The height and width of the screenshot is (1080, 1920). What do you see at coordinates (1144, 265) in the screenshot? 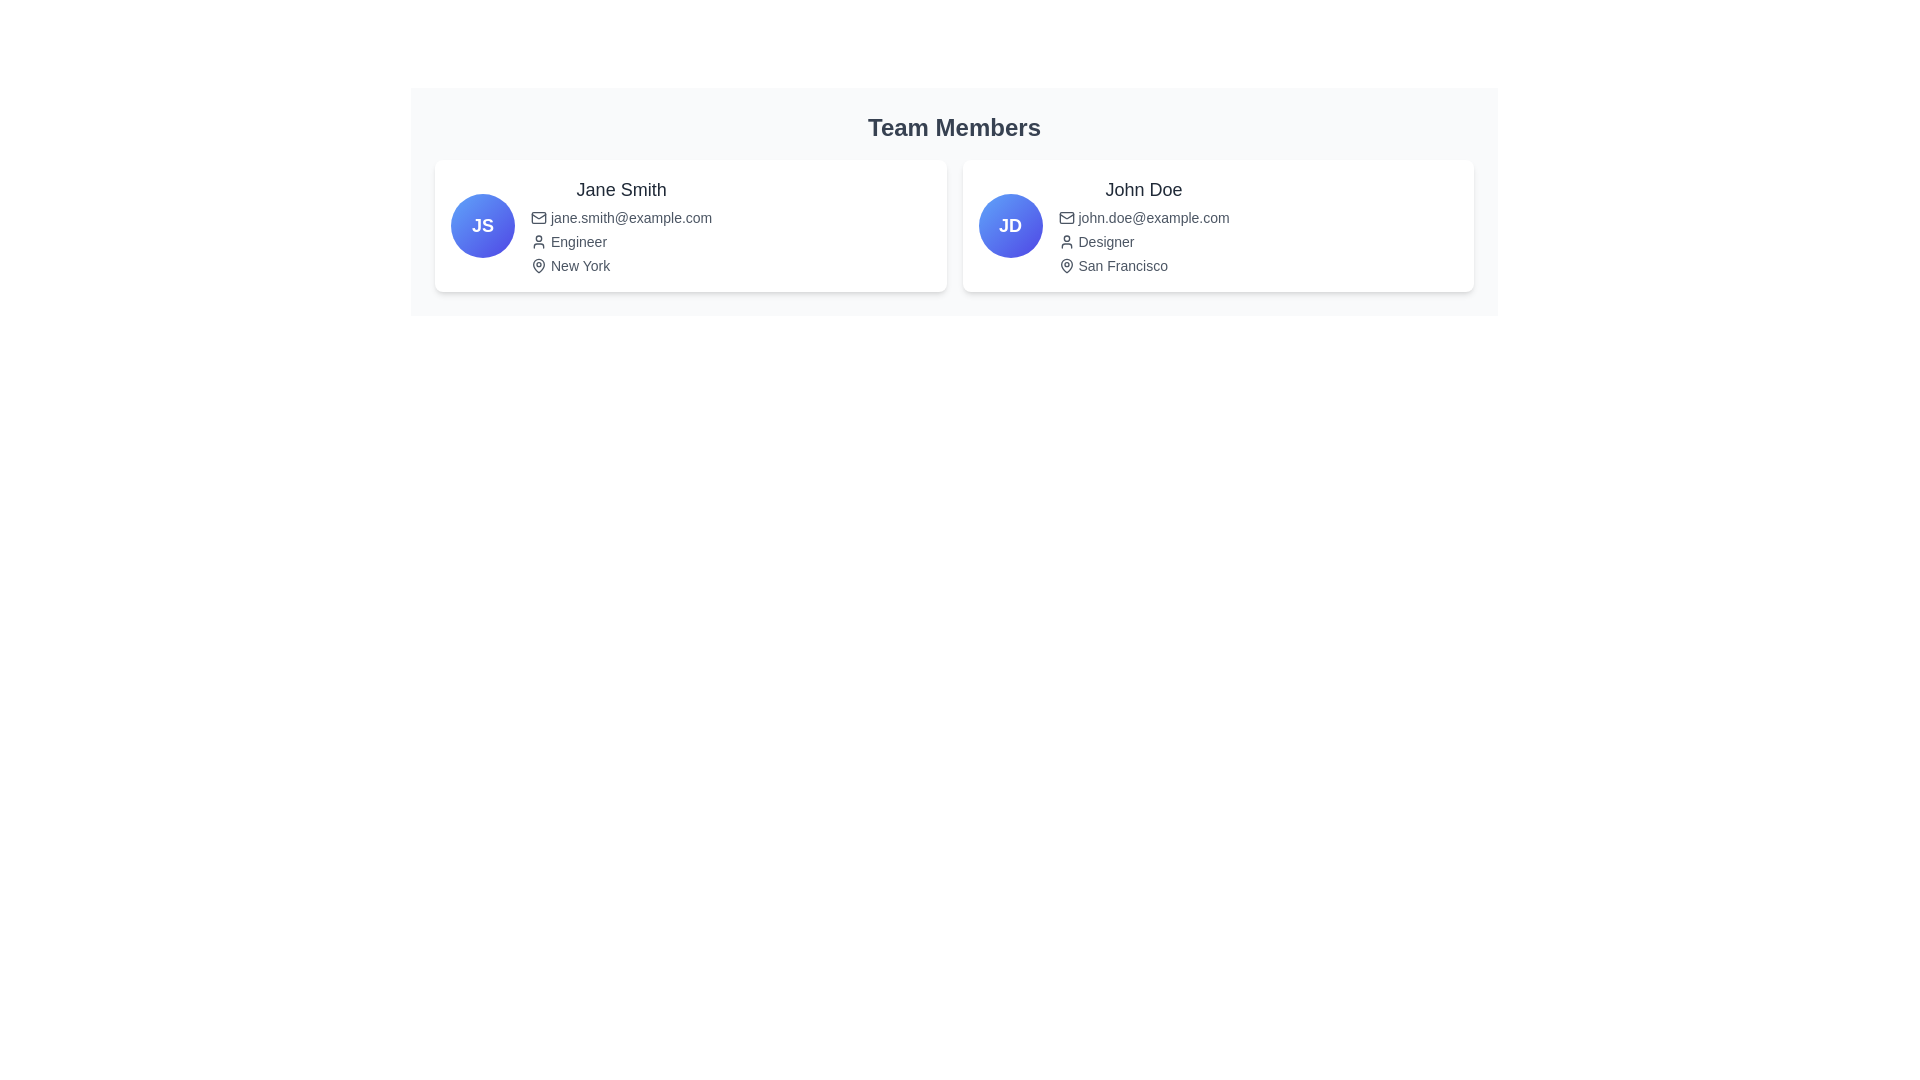
I see `the text element displaying 'San Francisco' with a pin icon, located beneath 'Designer' in John Doe's card` at bounding box center [1144, 265].